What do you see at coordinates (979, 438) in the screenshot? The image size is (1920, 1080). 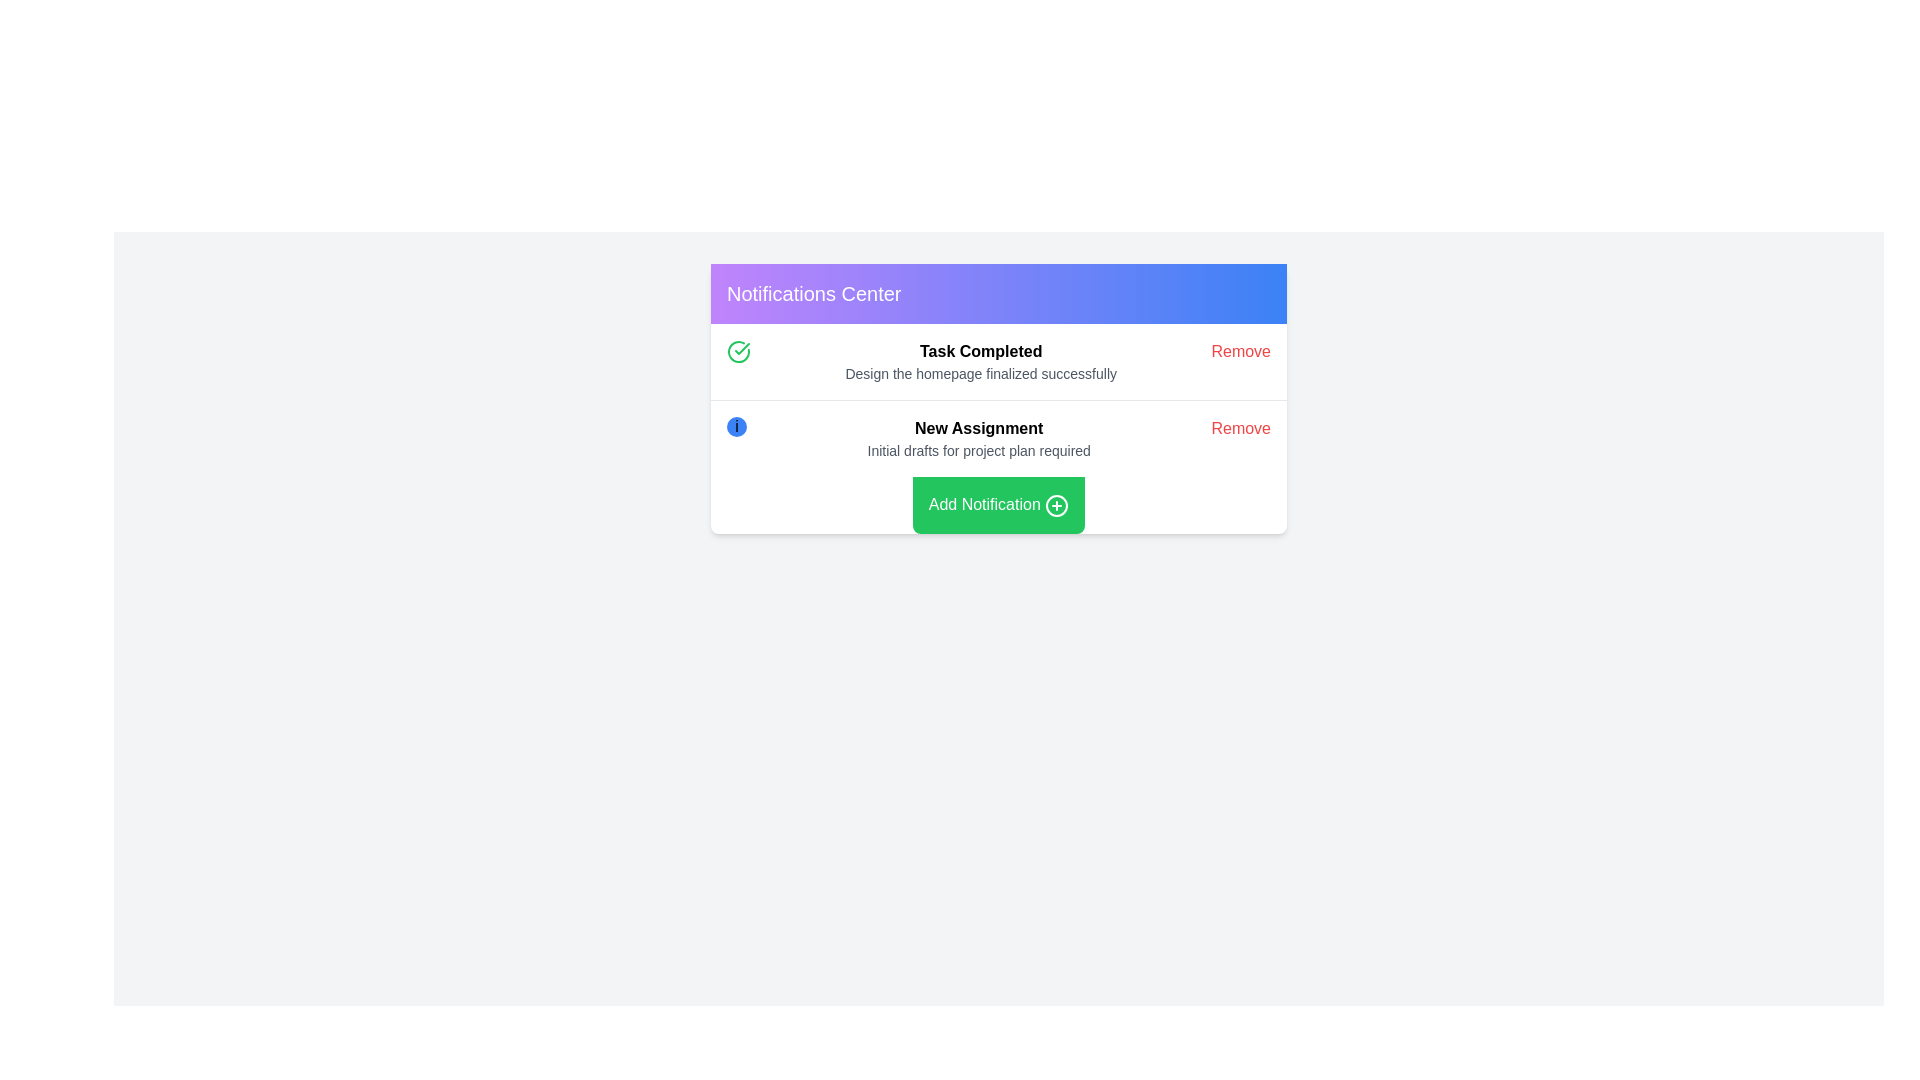 I see `text content of the second notification in the 'Notifications Center' panel, which displays a message about an upcoming task or event` at bounding box center [979, 438].